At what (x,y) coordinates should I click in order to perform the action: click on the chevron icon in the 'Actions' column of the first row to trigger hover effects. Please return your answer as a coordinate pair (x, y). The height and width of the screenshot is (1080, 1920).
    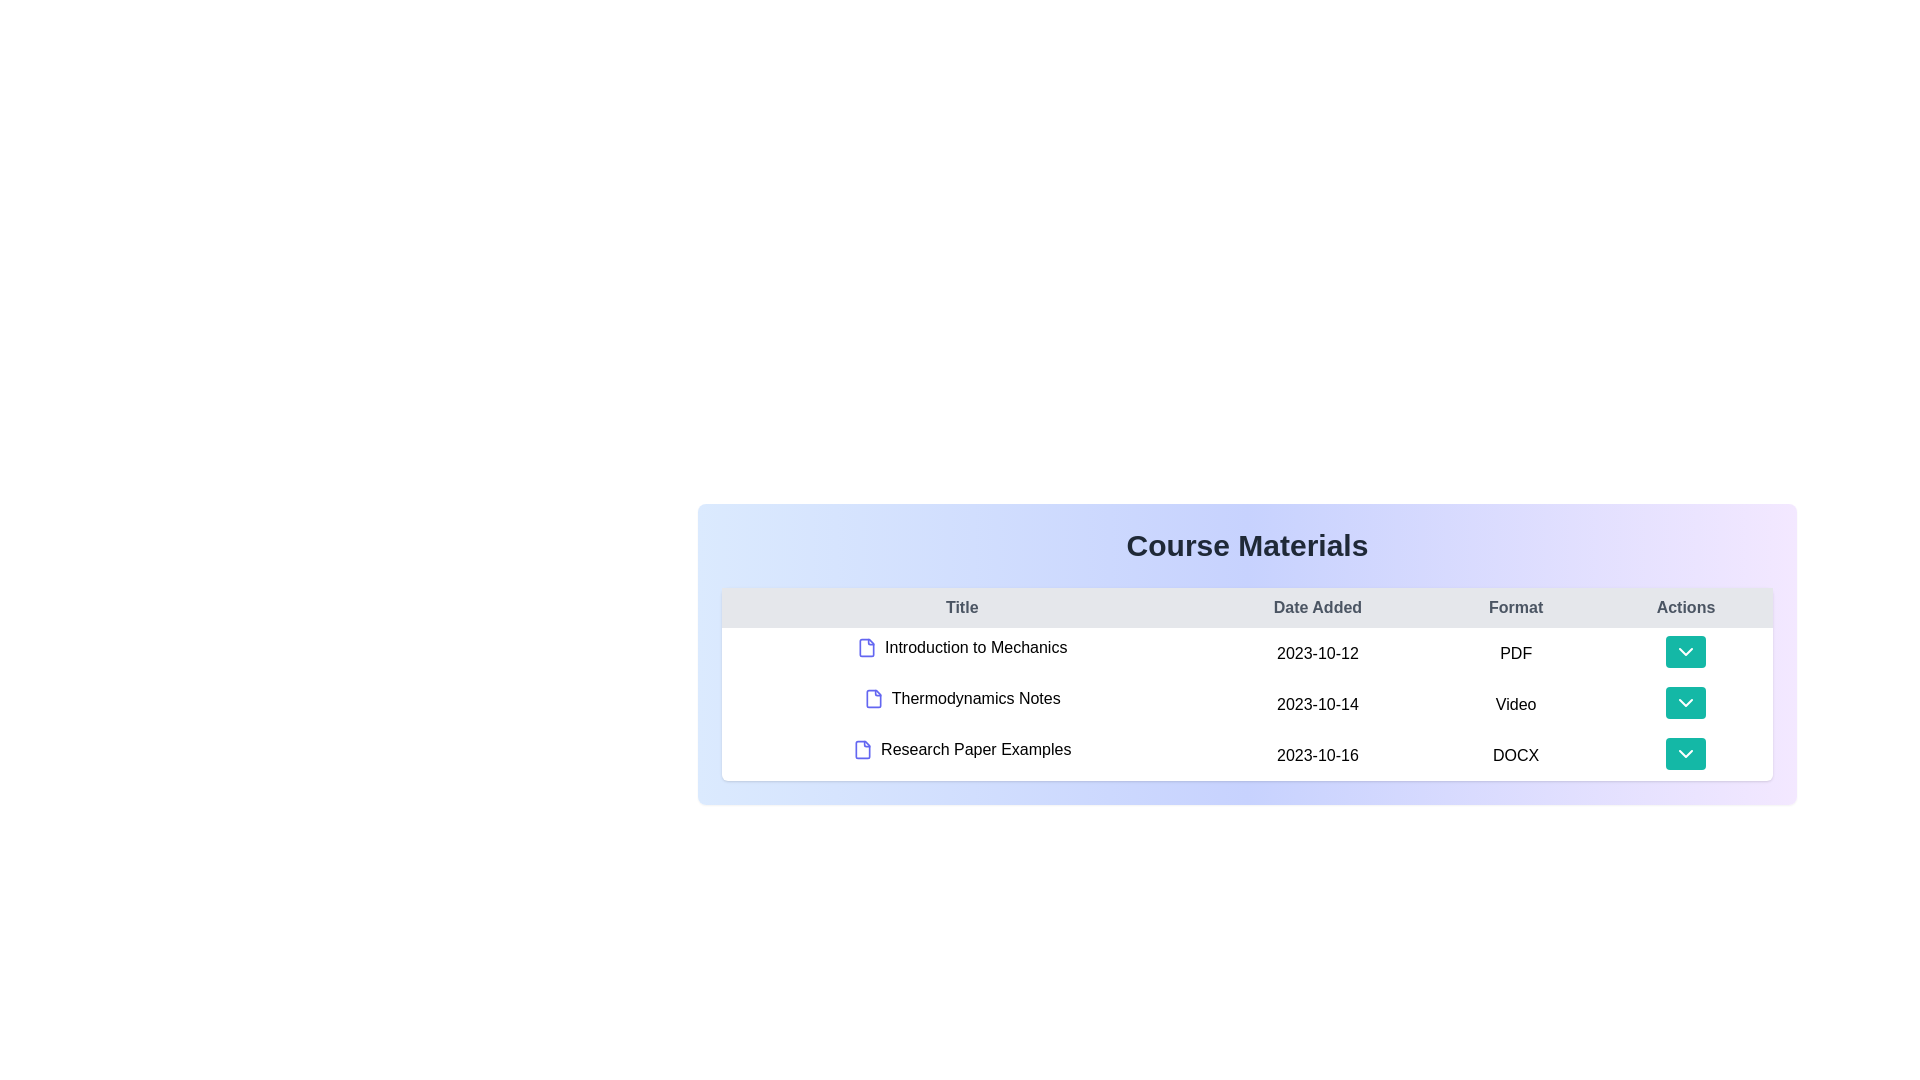
    Looking at the image, I should click on (1684, 651).